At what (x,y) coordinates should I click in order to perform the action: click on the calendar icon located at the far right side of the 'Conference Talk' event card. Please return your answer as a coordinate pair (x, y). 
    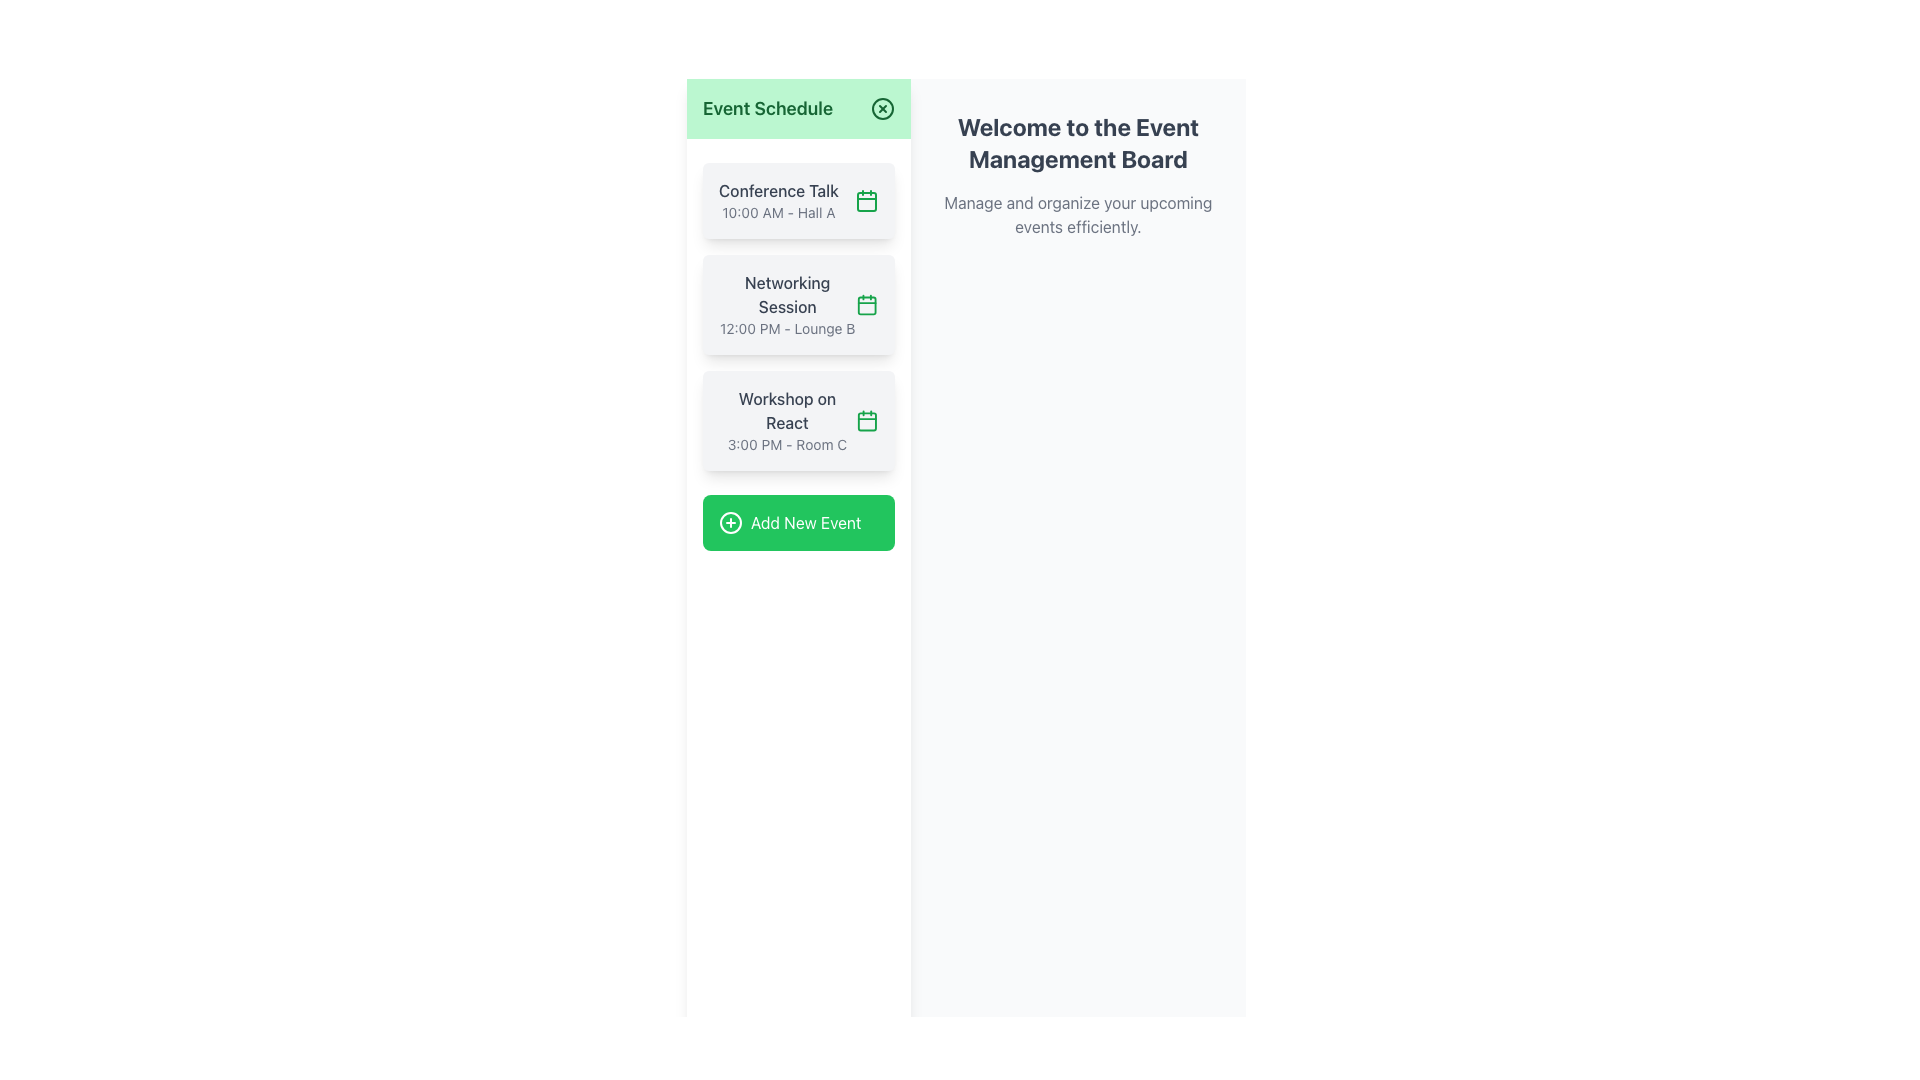
    Looking at the image, I should click on (866, 200).